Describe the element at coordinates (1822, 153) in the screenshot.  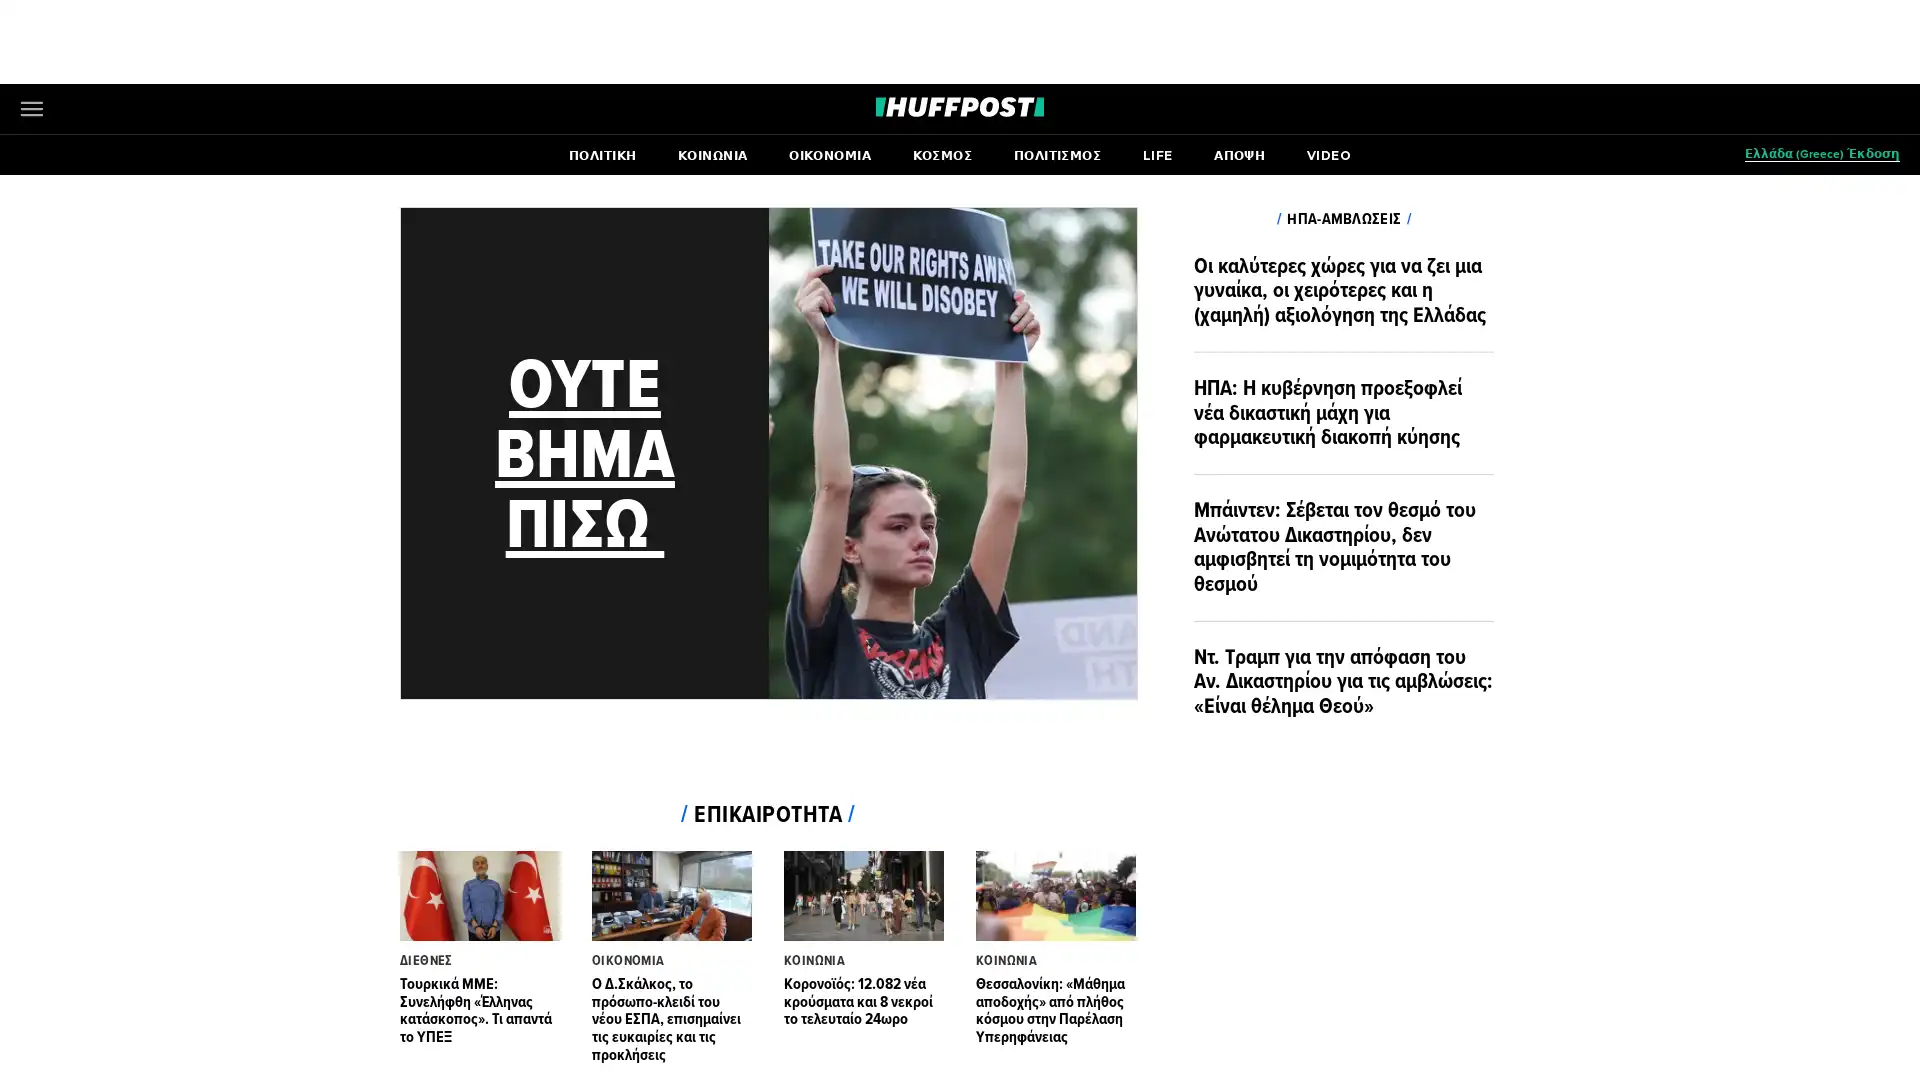
I see `(Greece)  Open editions submenu` at that location.